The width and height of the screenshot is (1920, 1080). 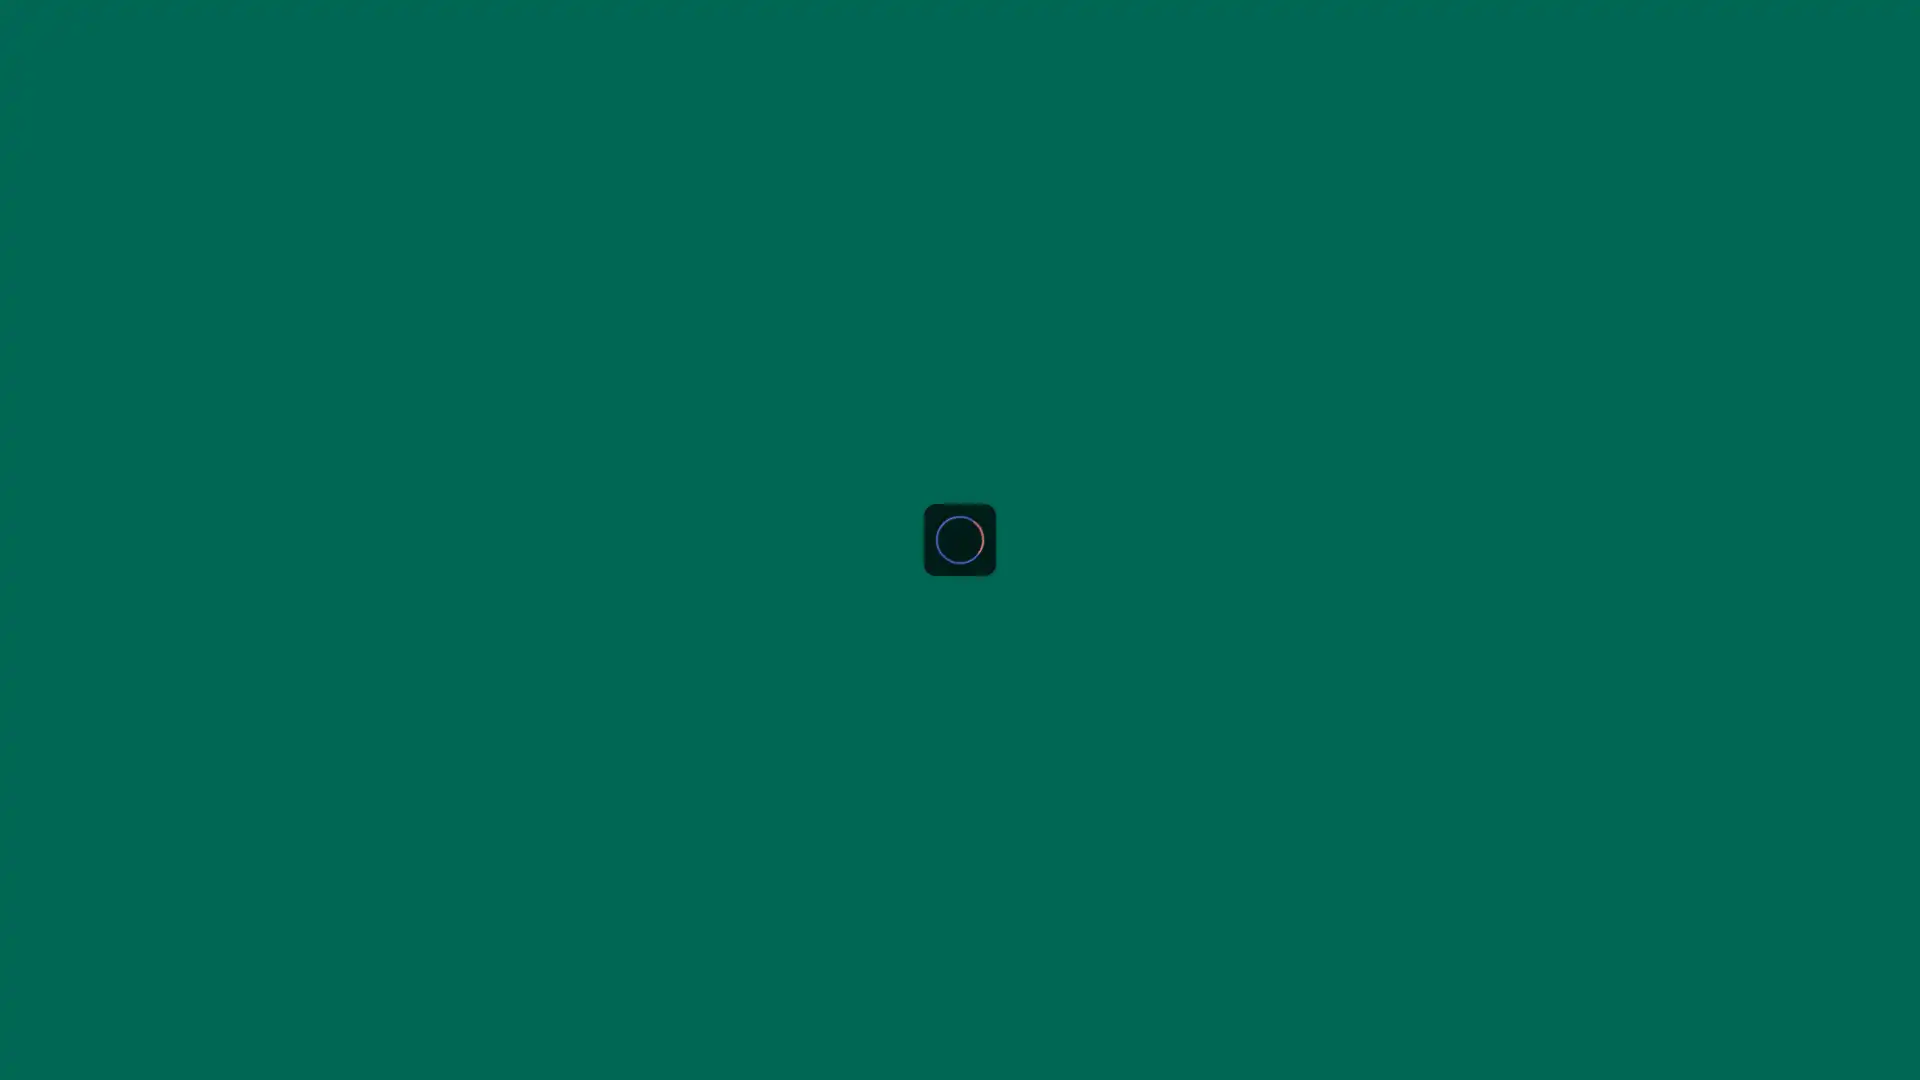 I want to click on Continue, so click(x=960, y=848).